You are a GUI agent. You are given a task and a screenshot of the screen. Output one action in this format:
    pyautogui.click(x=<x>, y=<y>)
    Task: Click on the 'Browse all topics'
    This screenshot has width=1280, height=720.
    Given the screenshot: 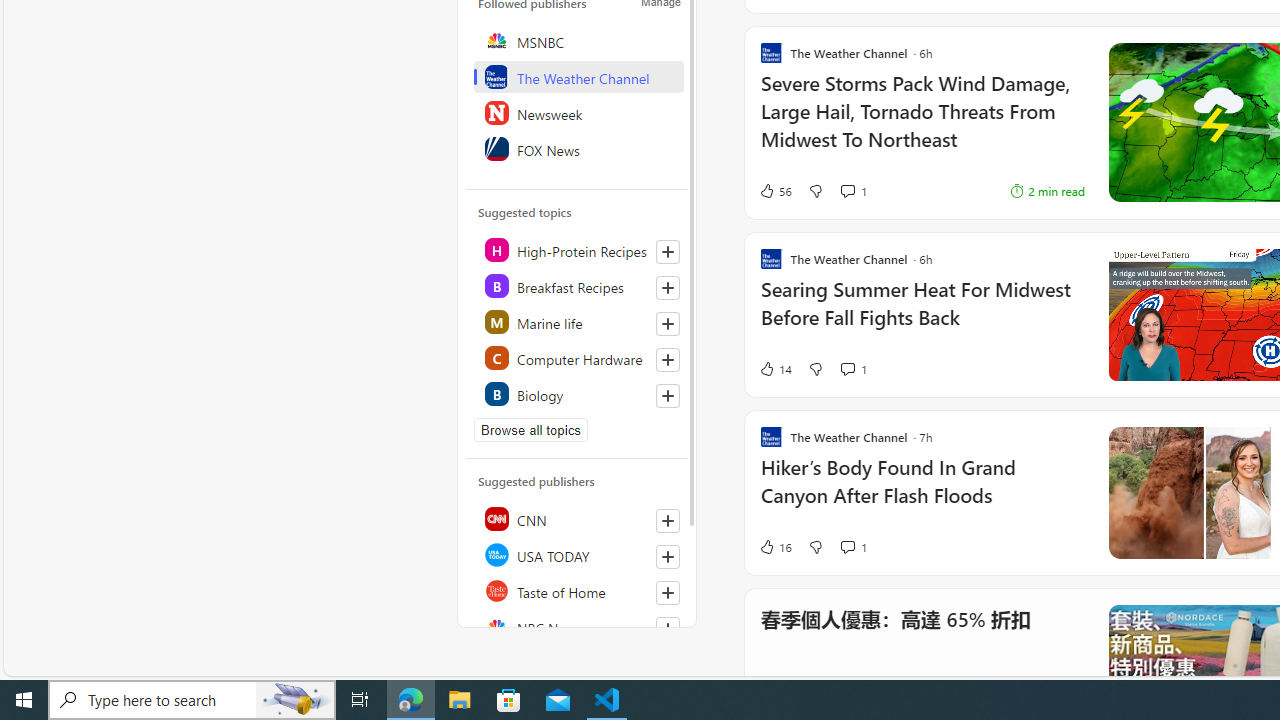 What is the action you would take?
    pyautogui.click(x=531, y=429)
    